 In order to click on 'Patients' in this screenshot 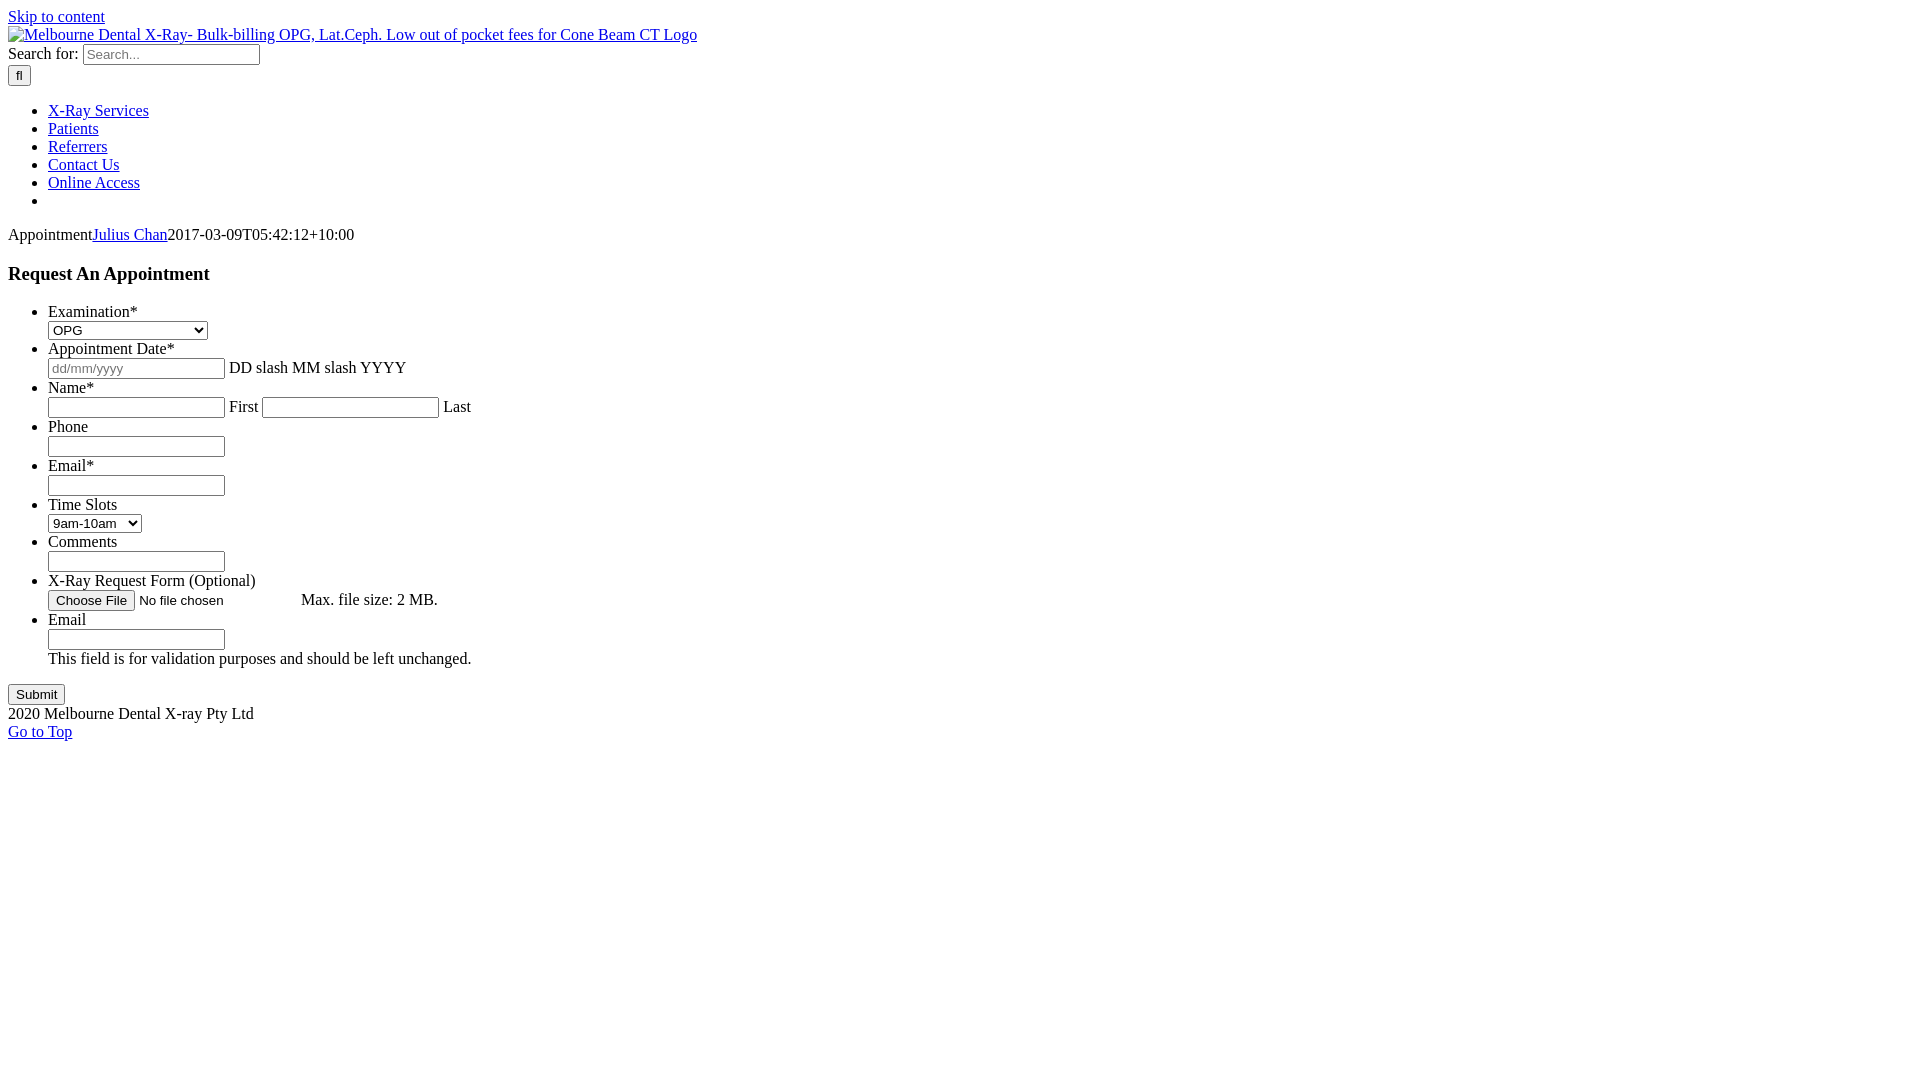, I will do `click(73, 128)`.